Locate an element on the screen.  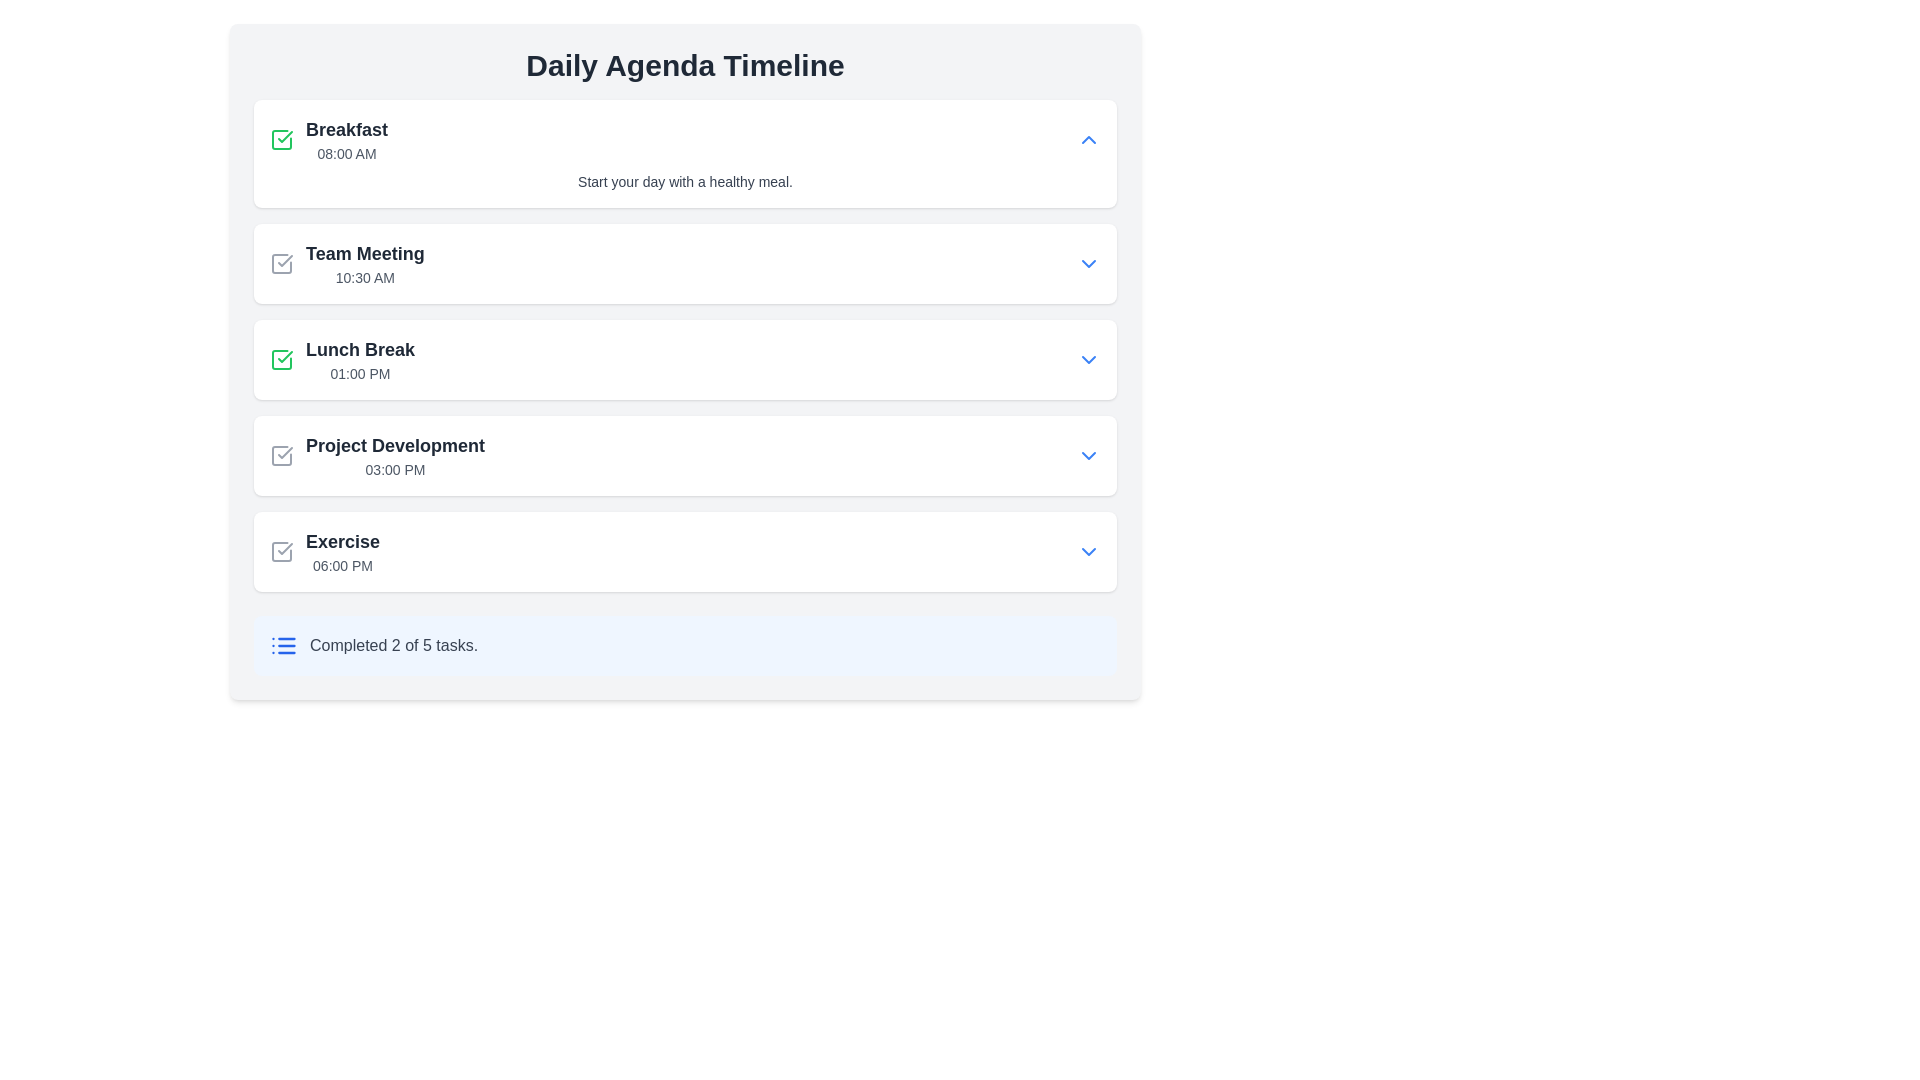
the 'Lunch Break' agenda item located in the third row of the list is located at coordinates (342, 358).